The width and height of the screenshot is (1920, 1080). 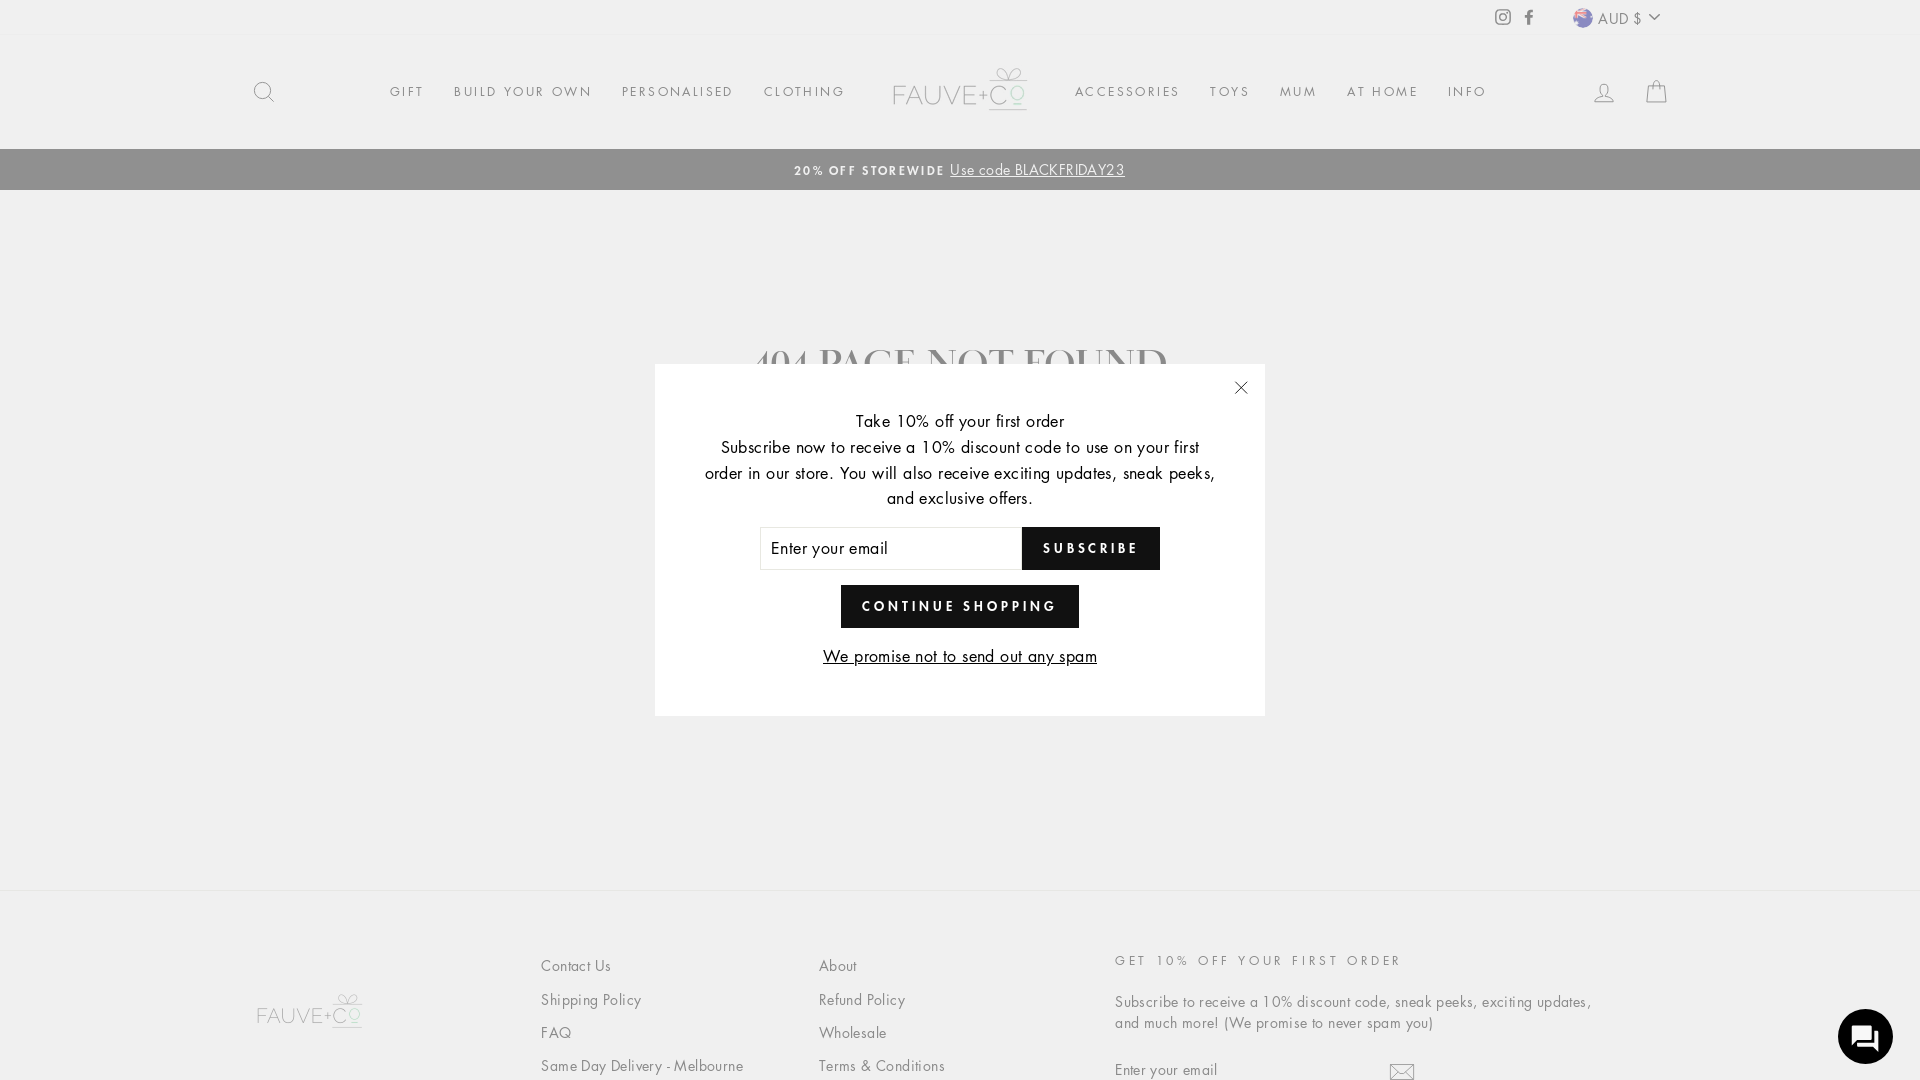 I want to click on 'About', so click(x=838, y=964).